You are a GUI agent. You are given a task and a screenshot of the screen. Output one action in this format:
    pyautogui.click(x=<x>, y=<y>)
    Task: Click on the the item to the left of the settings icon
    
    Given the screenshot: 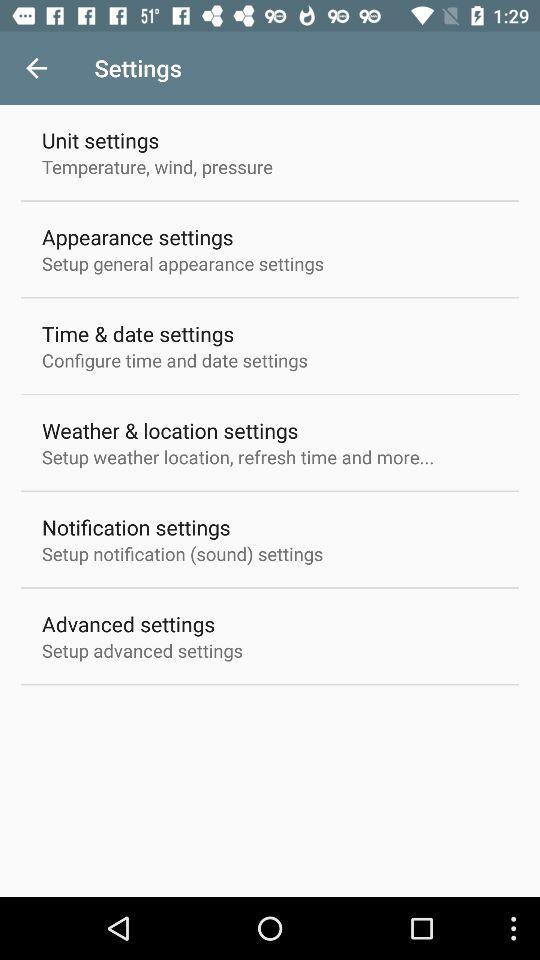 What is the action you would take?
    pyautogui.click(x=36, y=68)
    